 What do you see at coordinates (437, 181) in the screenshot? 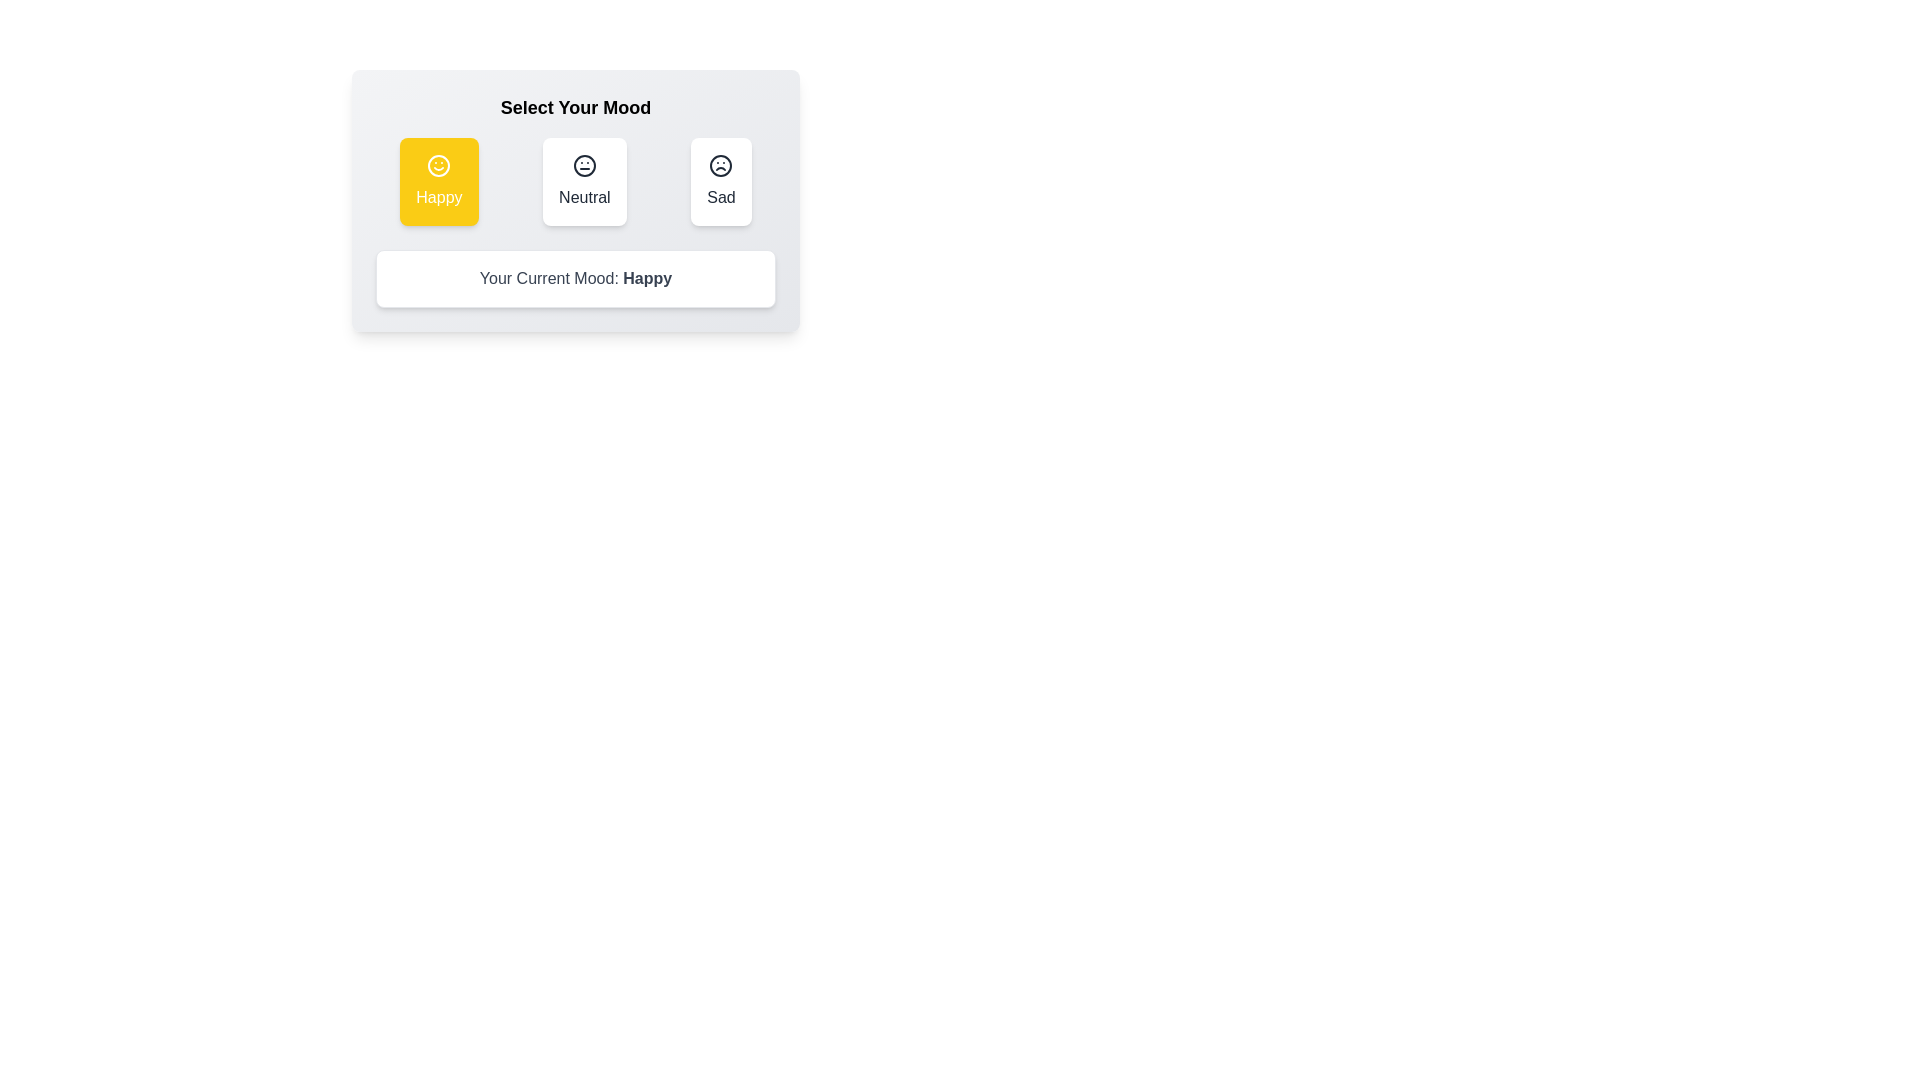
I see `the button corresponding to the mood Happy` at bounding box center [437, 181].